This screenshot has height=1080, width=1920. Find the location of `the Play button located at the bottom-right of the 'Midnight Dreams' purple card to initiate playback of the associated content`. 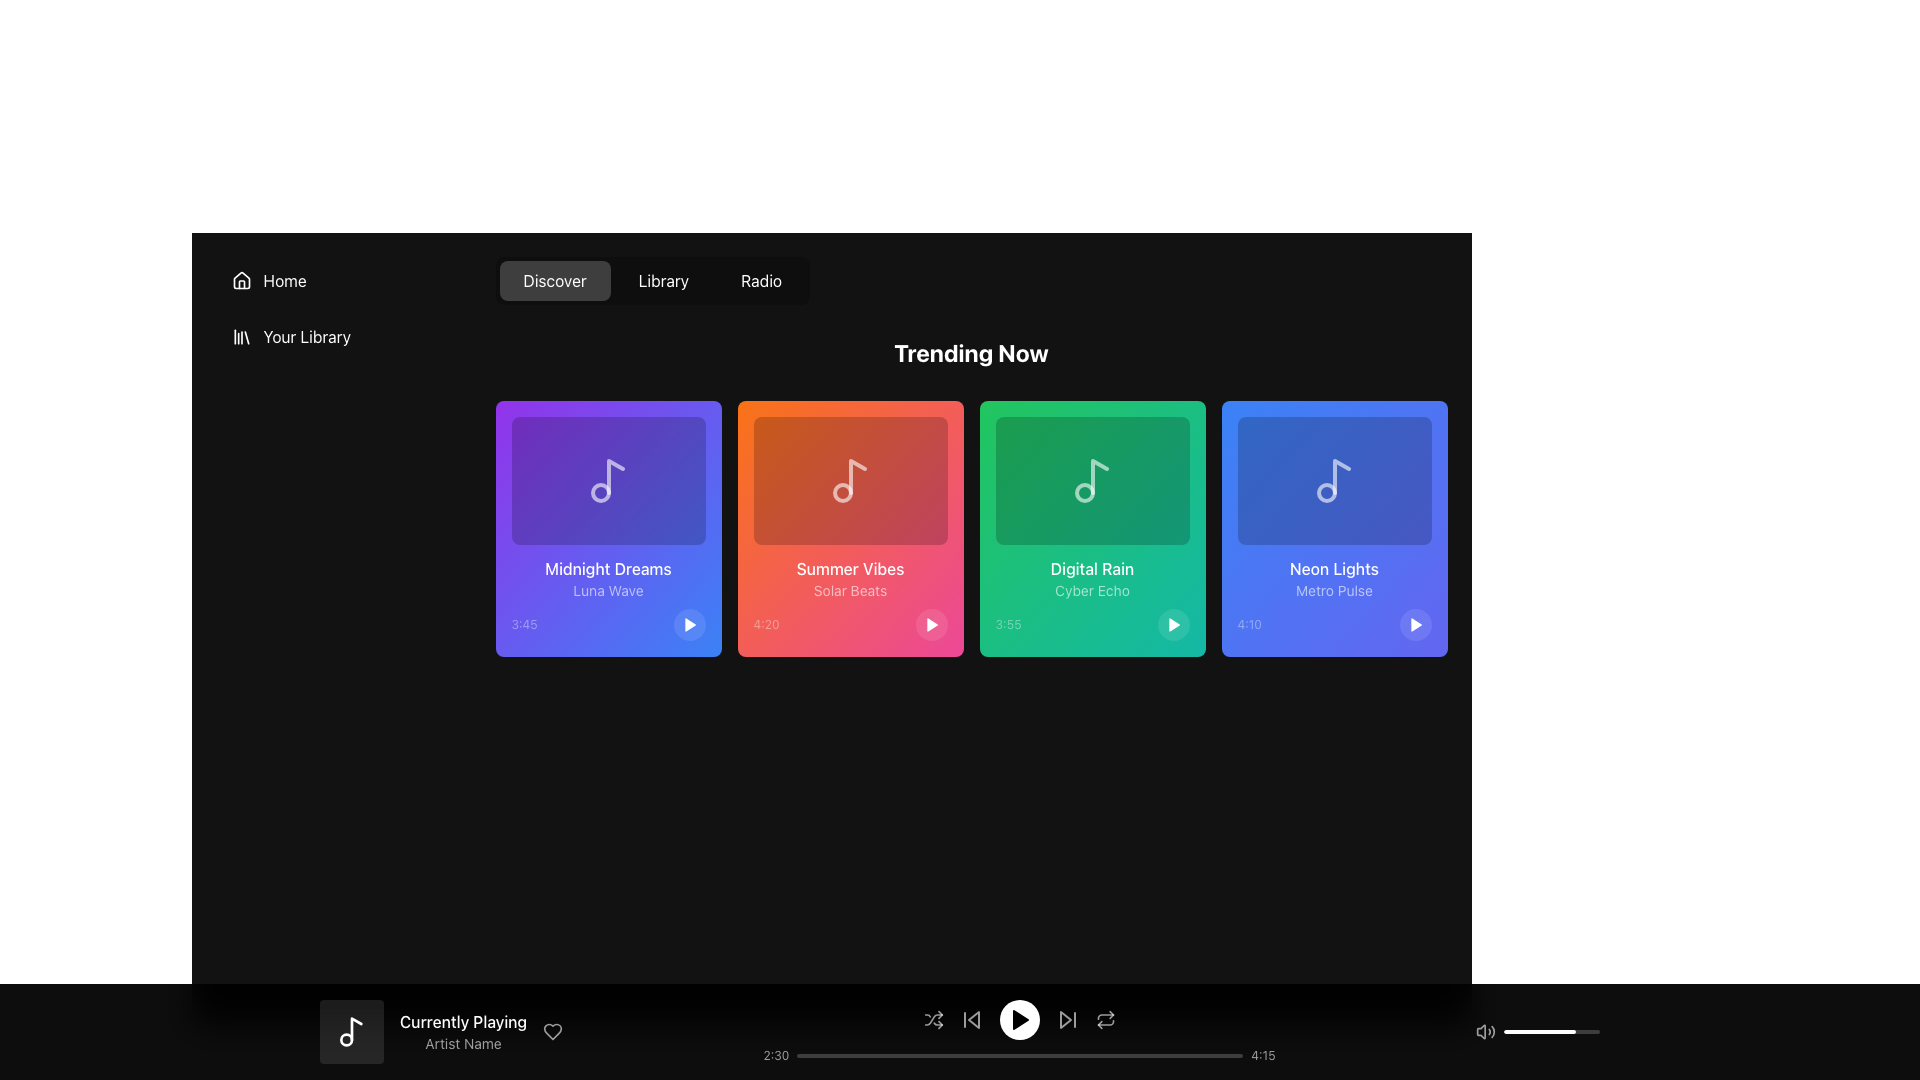

the Play button located at the bottom-right of the 'Midnight Dreams' purple card to initiate playback of the associated content is located at coordinates (689, 623).